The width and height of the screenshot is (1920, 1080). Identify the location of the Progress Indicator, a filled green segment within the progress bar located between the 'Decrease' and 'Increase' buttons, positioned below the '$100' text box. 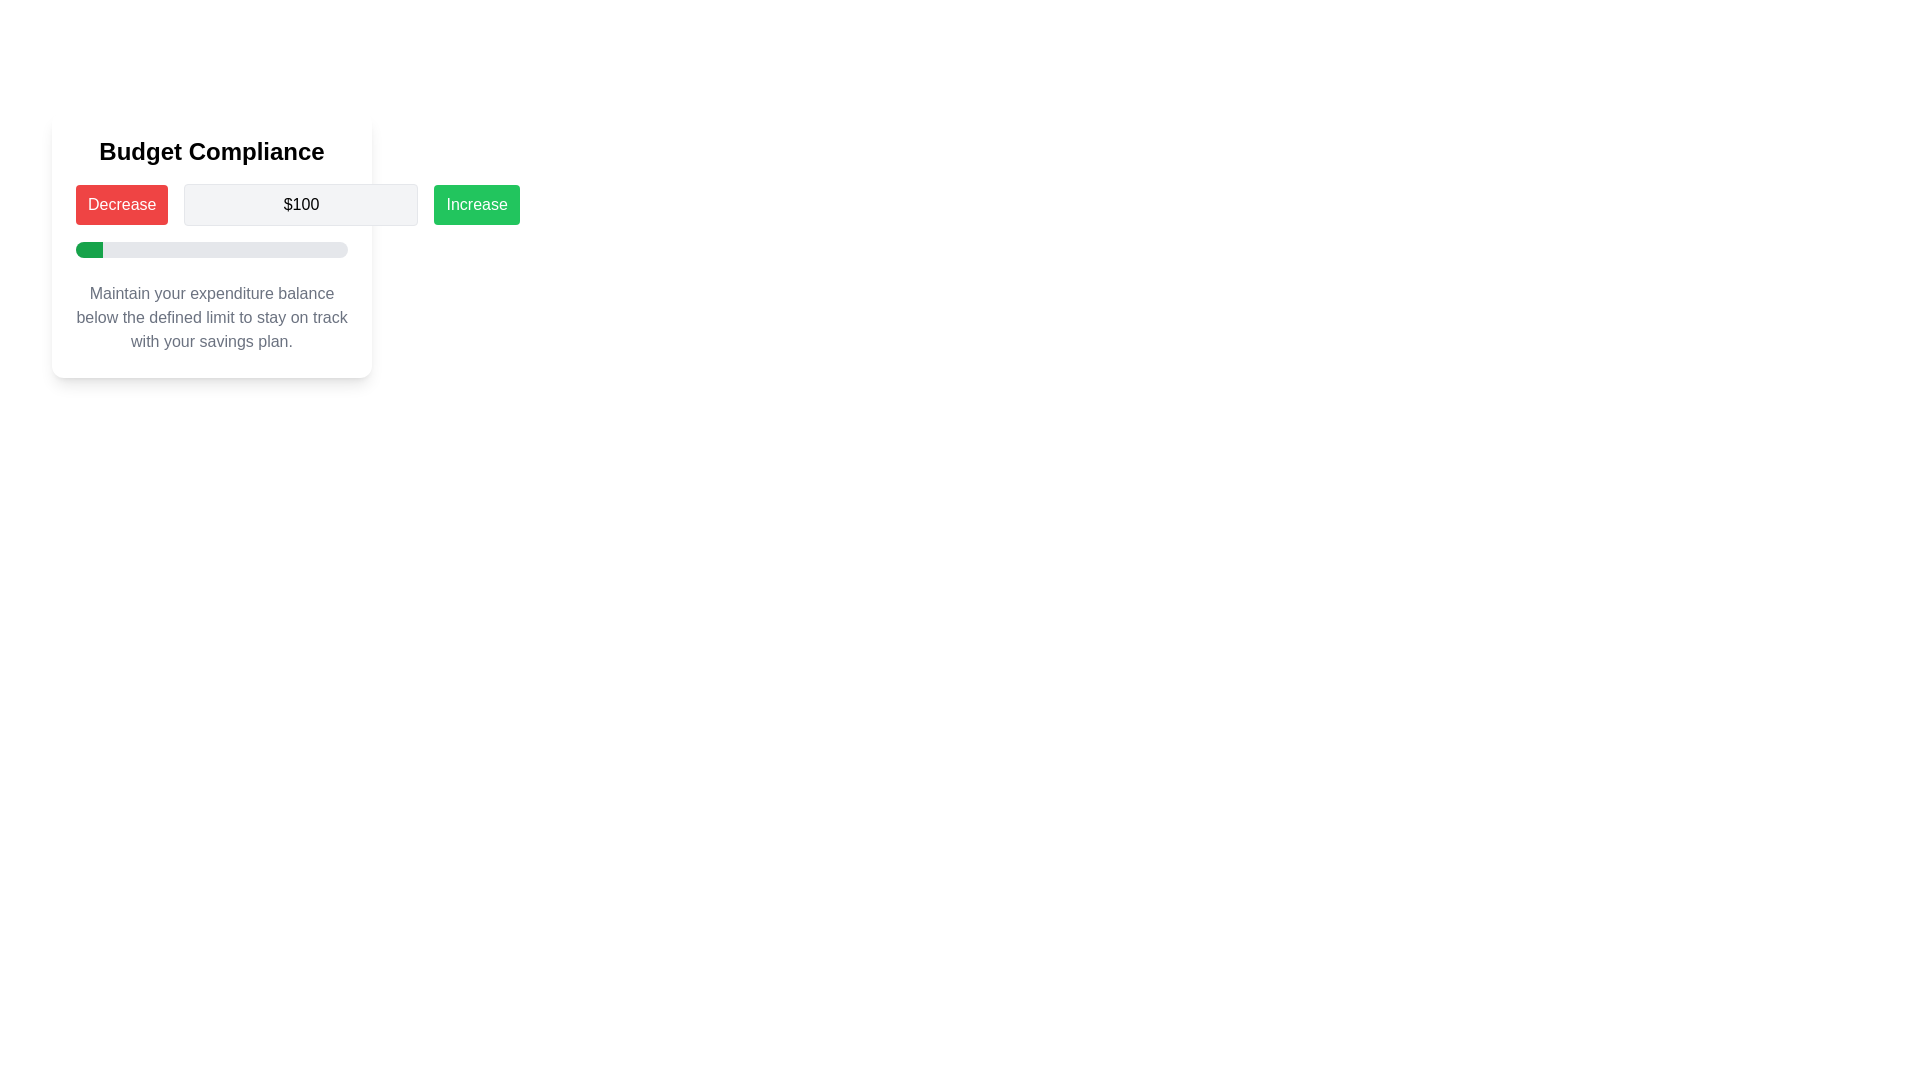
(88, 249).